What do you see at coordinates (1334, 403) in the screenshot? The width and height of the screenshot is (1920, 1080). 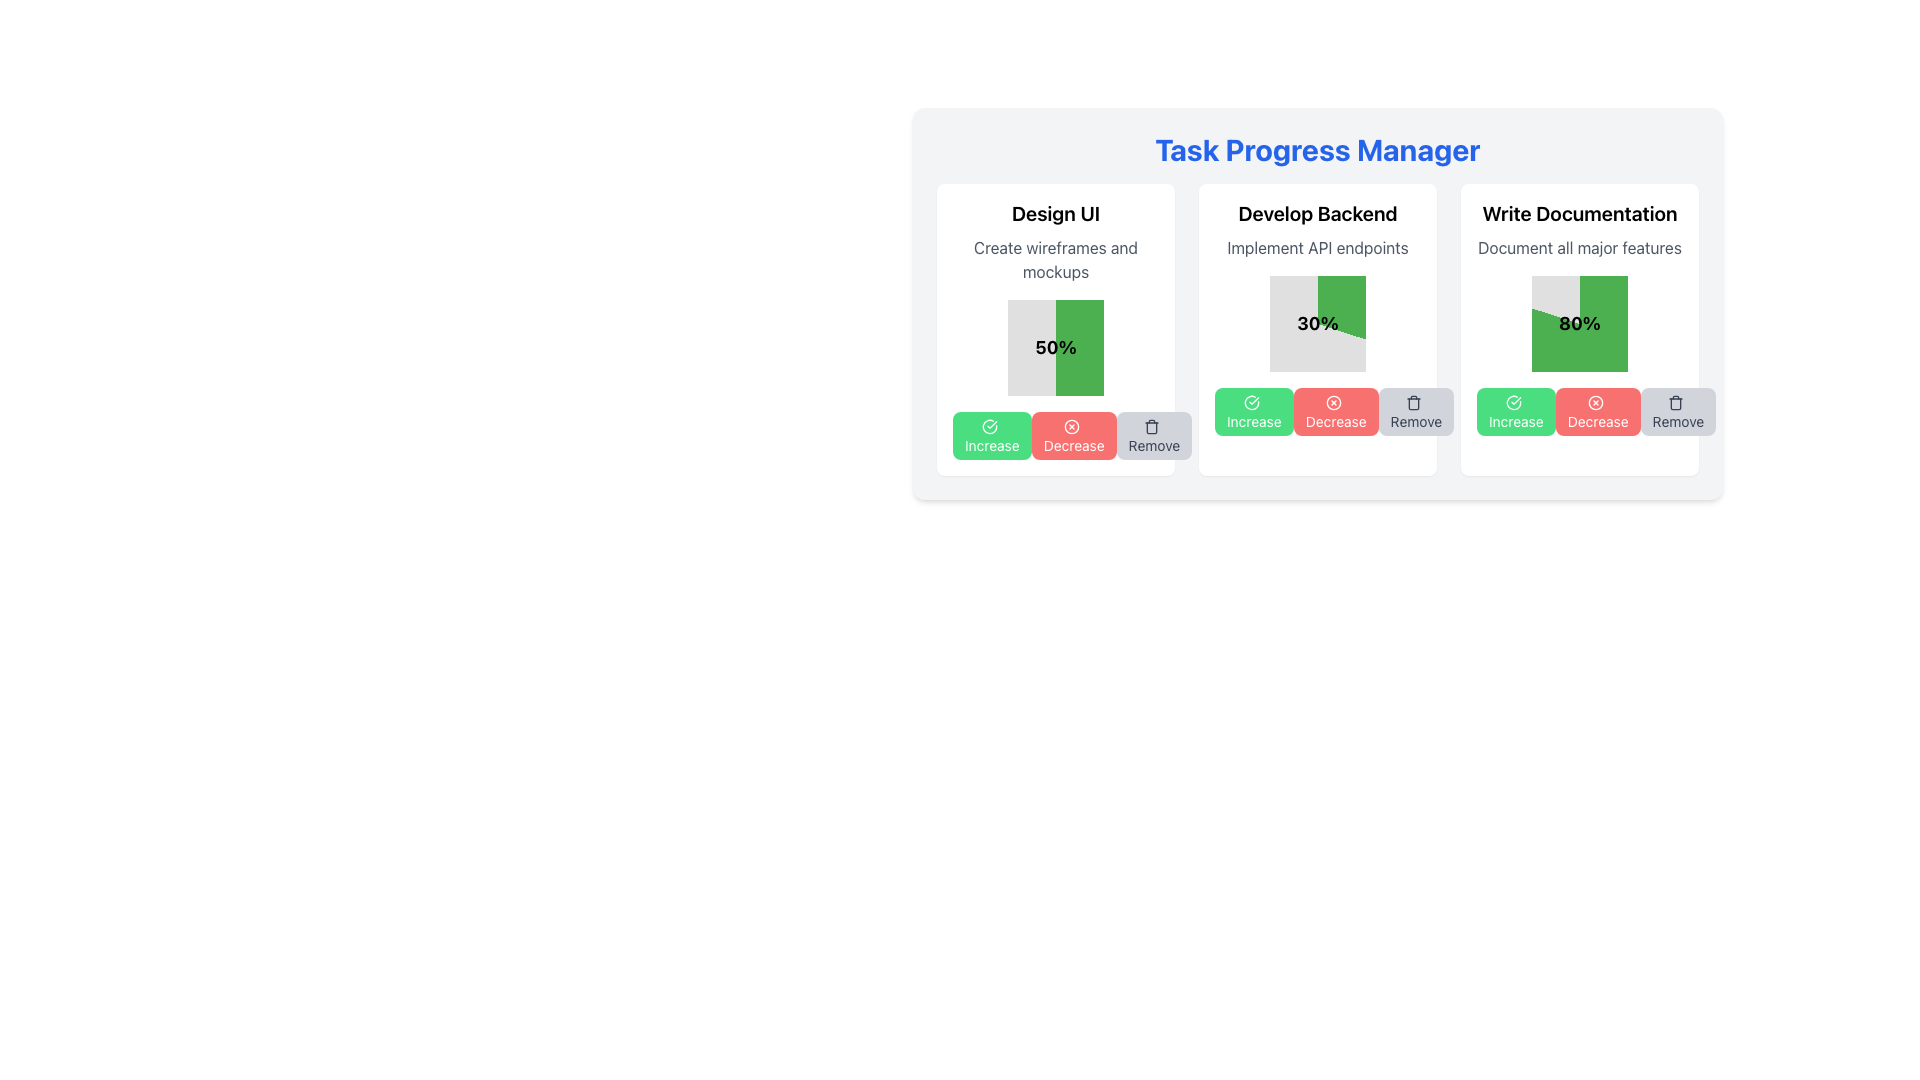 I see `the central circular part of the 'Decrease' button icon, which is represented by an 'X' symbol, located below the 'Develop Backend' progress section` at bounding box center [1334, 403].